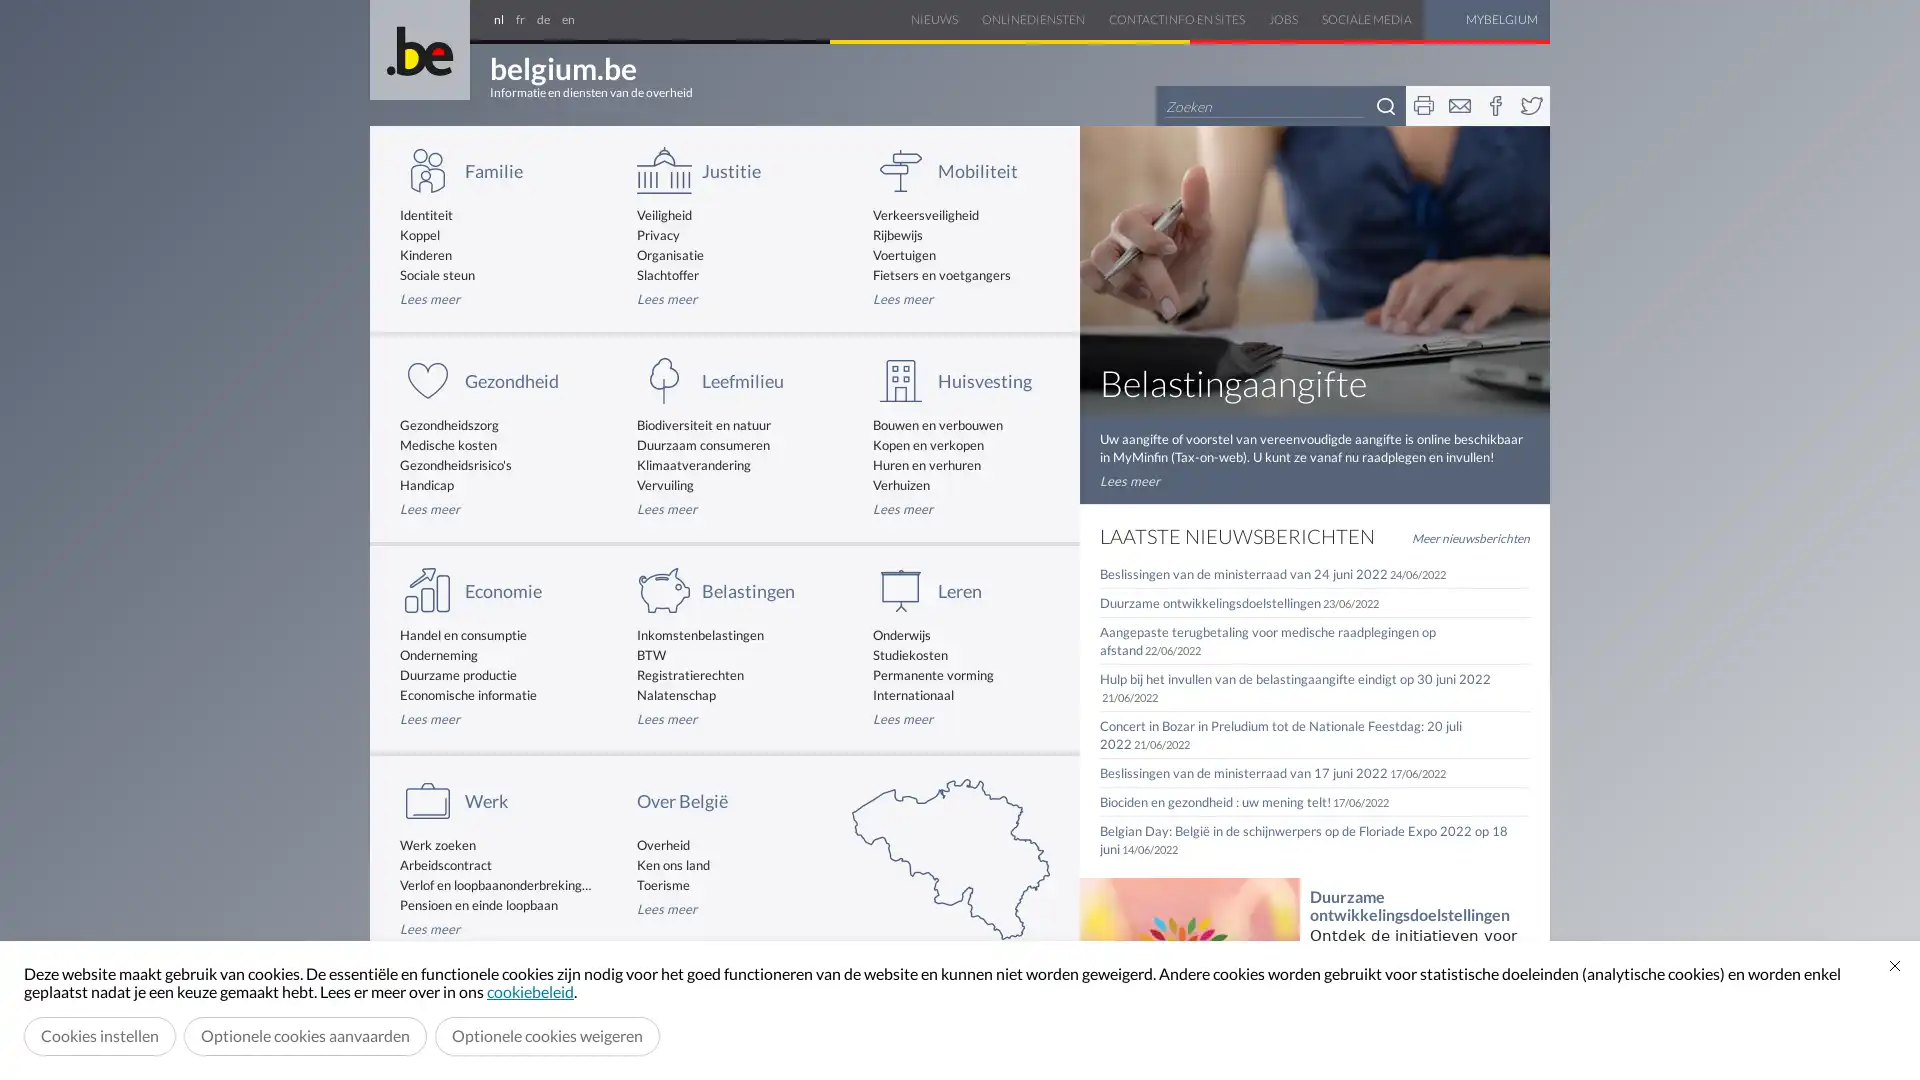 This screenshot has width=1920, height=1080. I want to click on Optionele cookies aanvaarden, so click(304, 1035).